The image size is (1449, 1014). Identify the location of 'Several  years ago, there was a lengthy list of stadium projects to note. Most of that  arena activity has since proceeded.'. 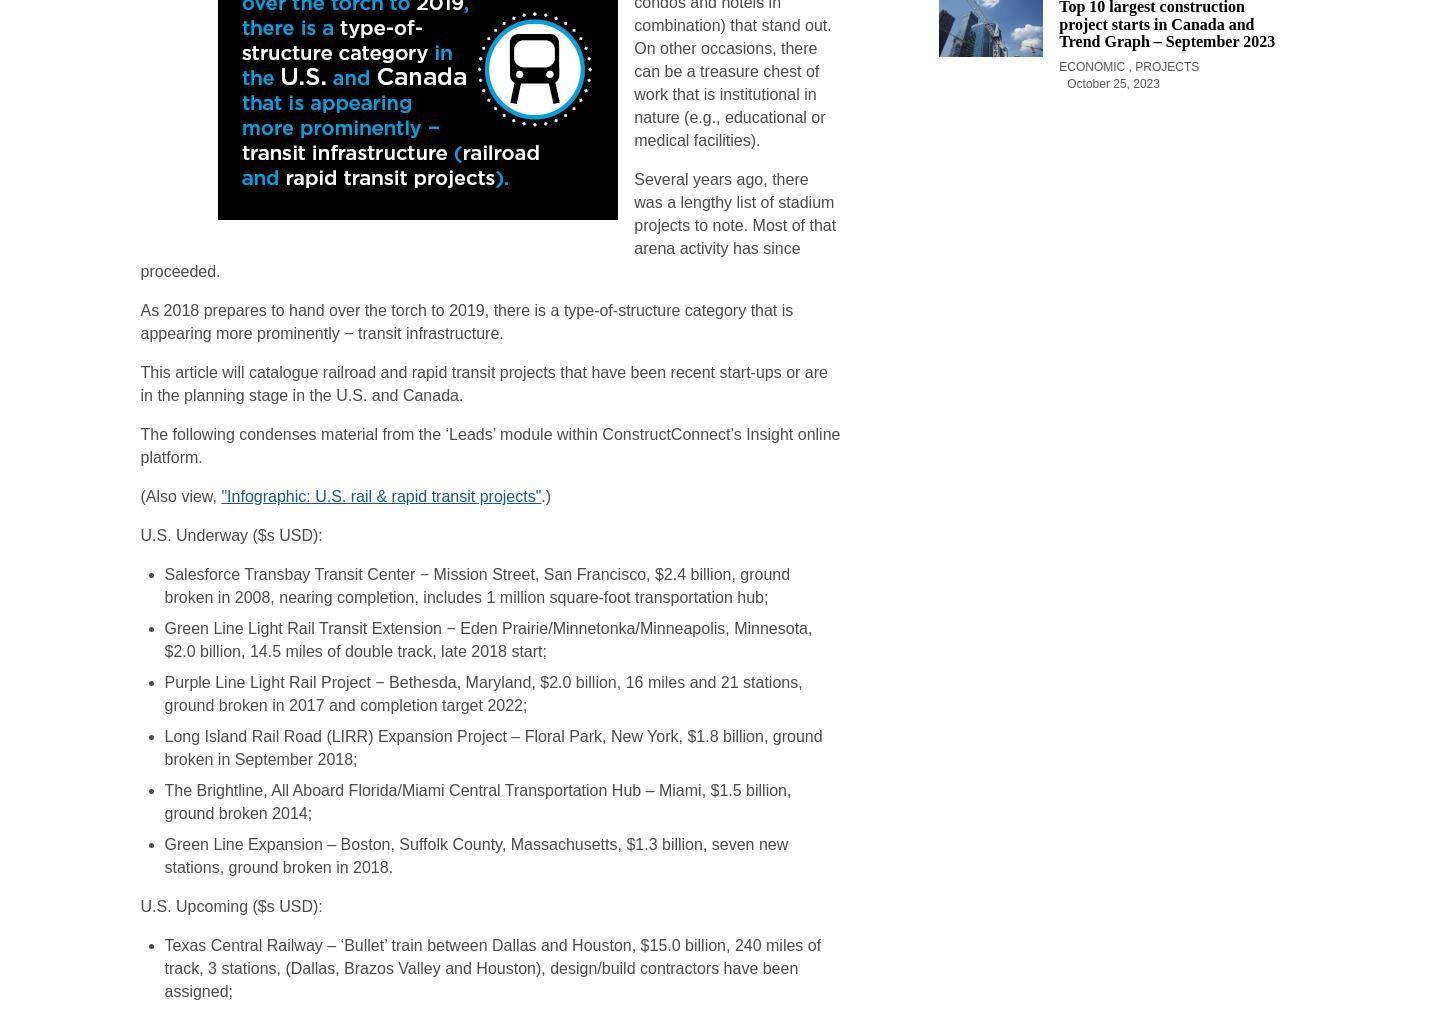
(488, 224).